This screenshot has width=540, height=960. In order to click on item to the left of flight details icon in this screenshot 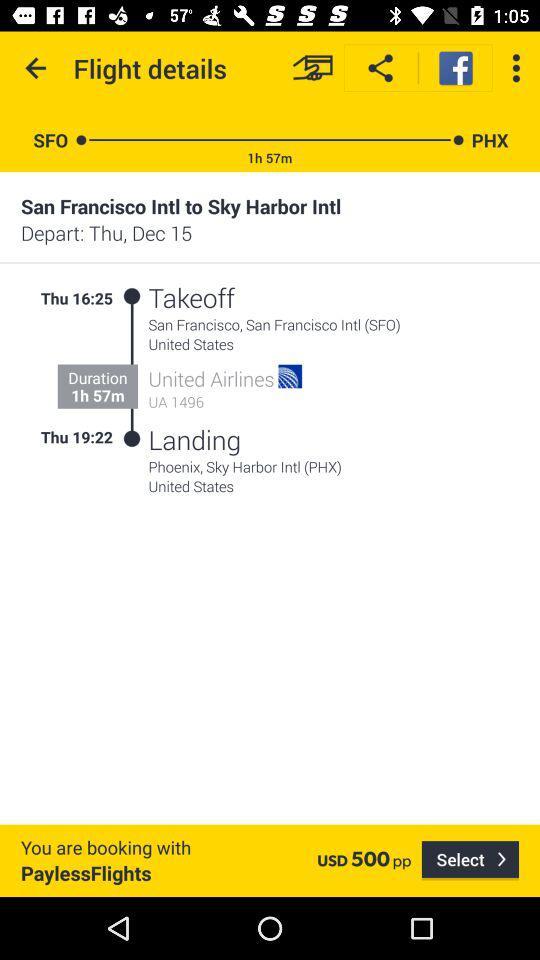, I will do `click(36, 68)`.